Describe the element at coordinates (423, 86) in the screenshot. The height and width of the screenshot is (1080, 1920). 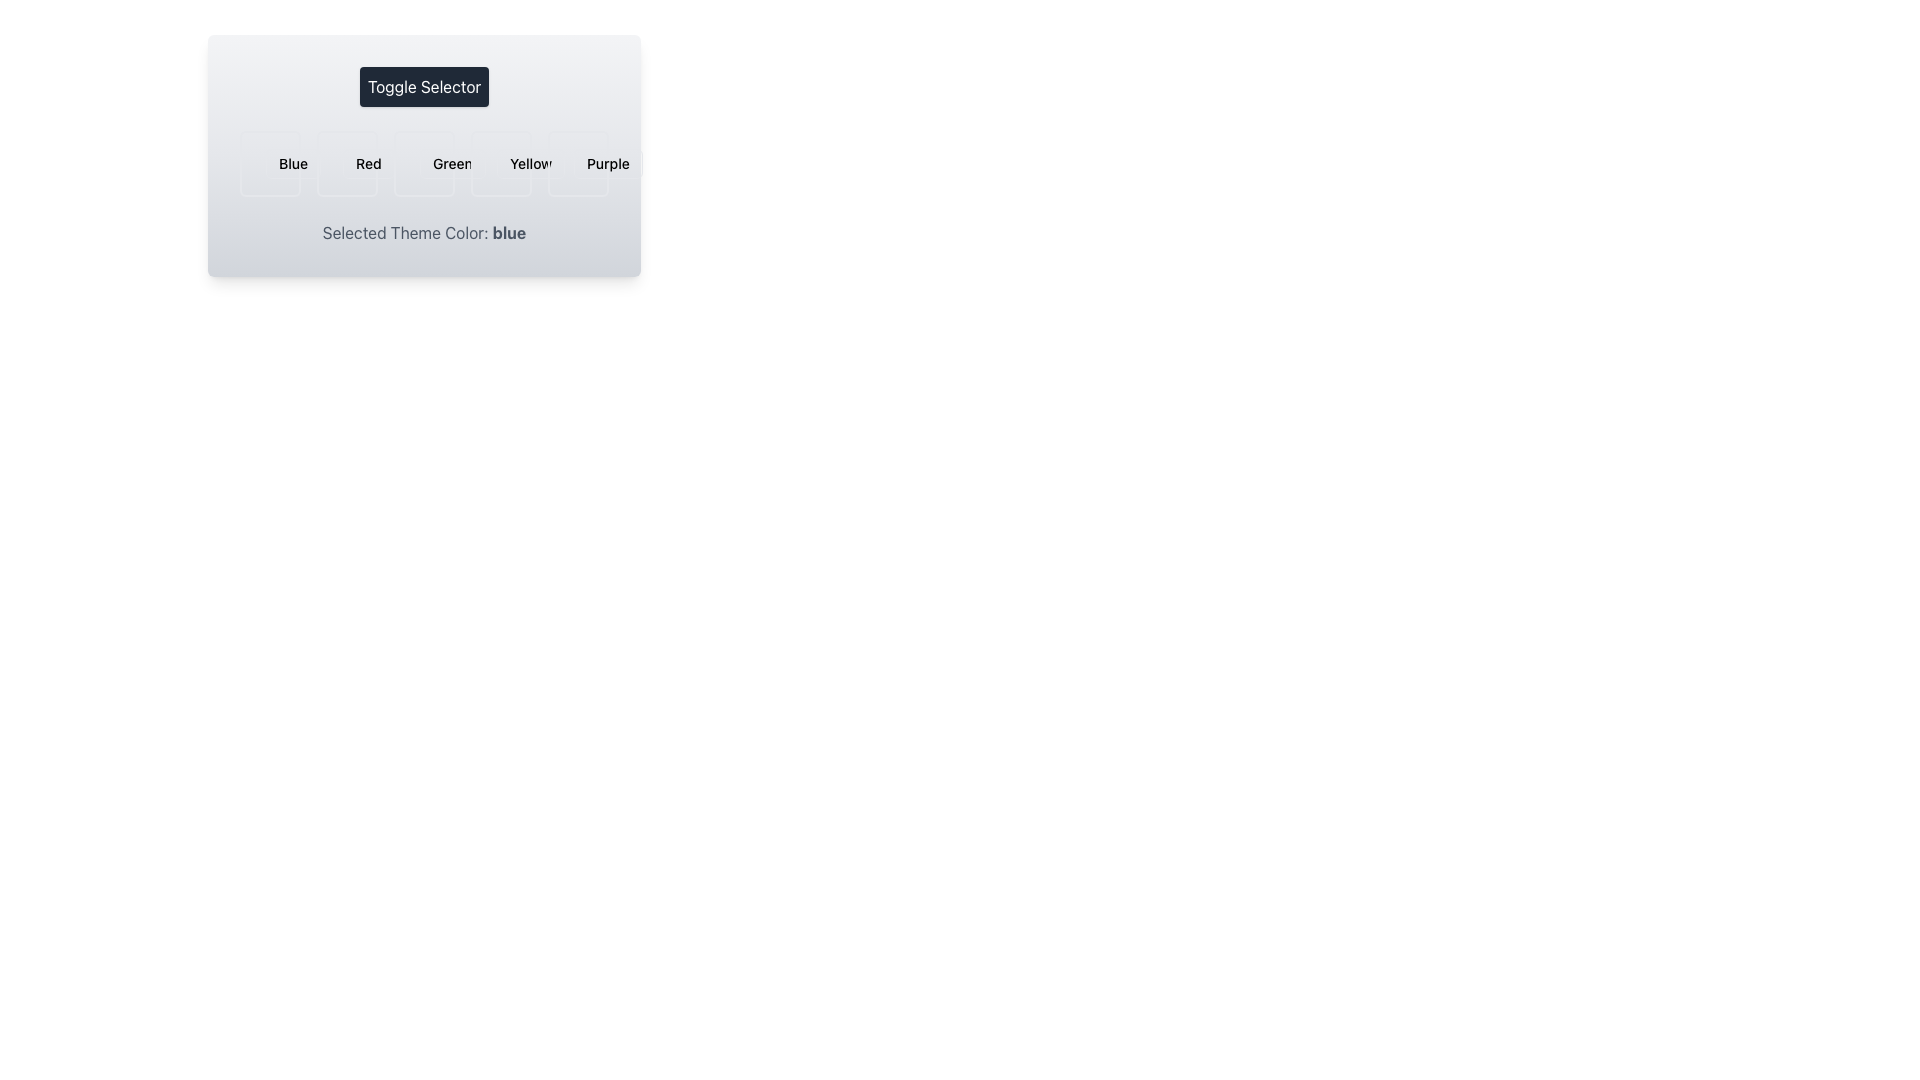
I see `the button labeled 'Toggle Selector', which has a dark gray background and white text` at that location.